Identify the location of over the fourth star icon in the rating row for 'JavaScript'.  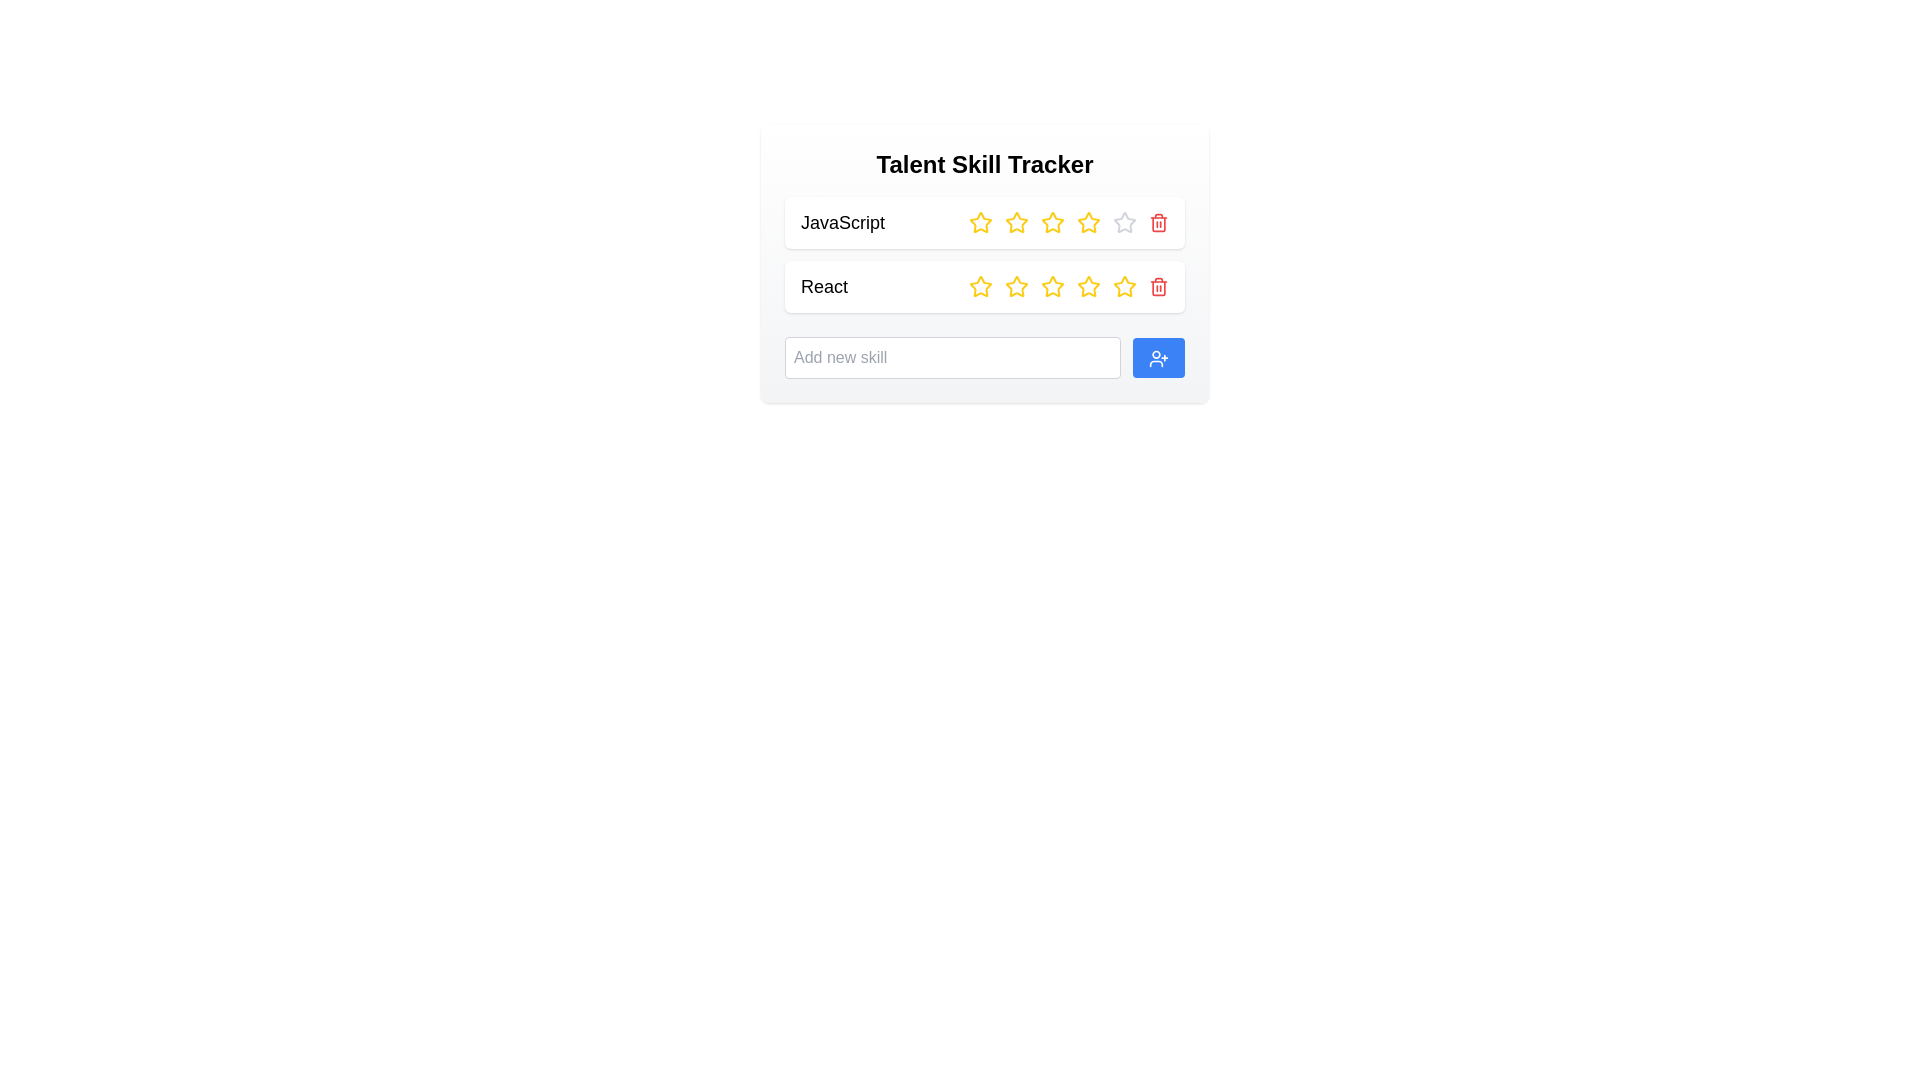
(1051, 222).